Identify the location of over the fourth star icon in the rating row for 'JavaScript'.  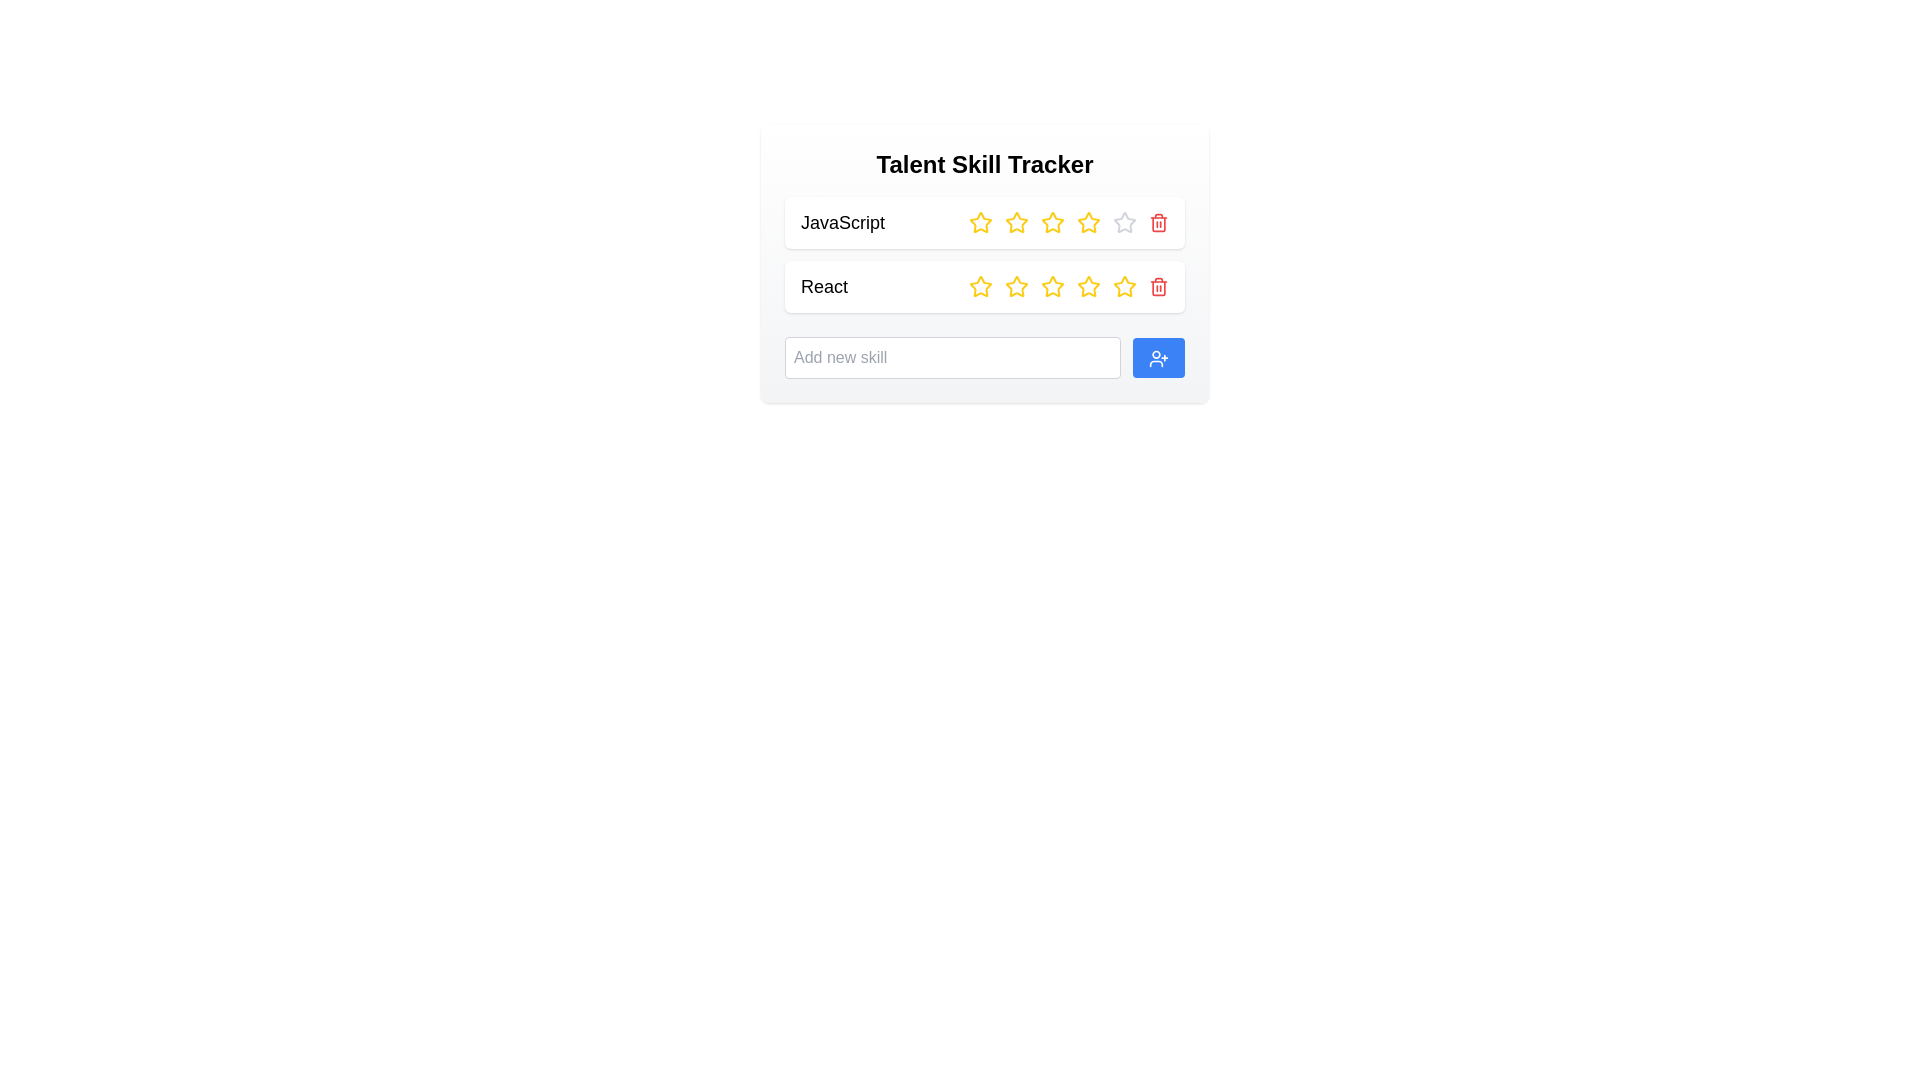
(1051, 222).